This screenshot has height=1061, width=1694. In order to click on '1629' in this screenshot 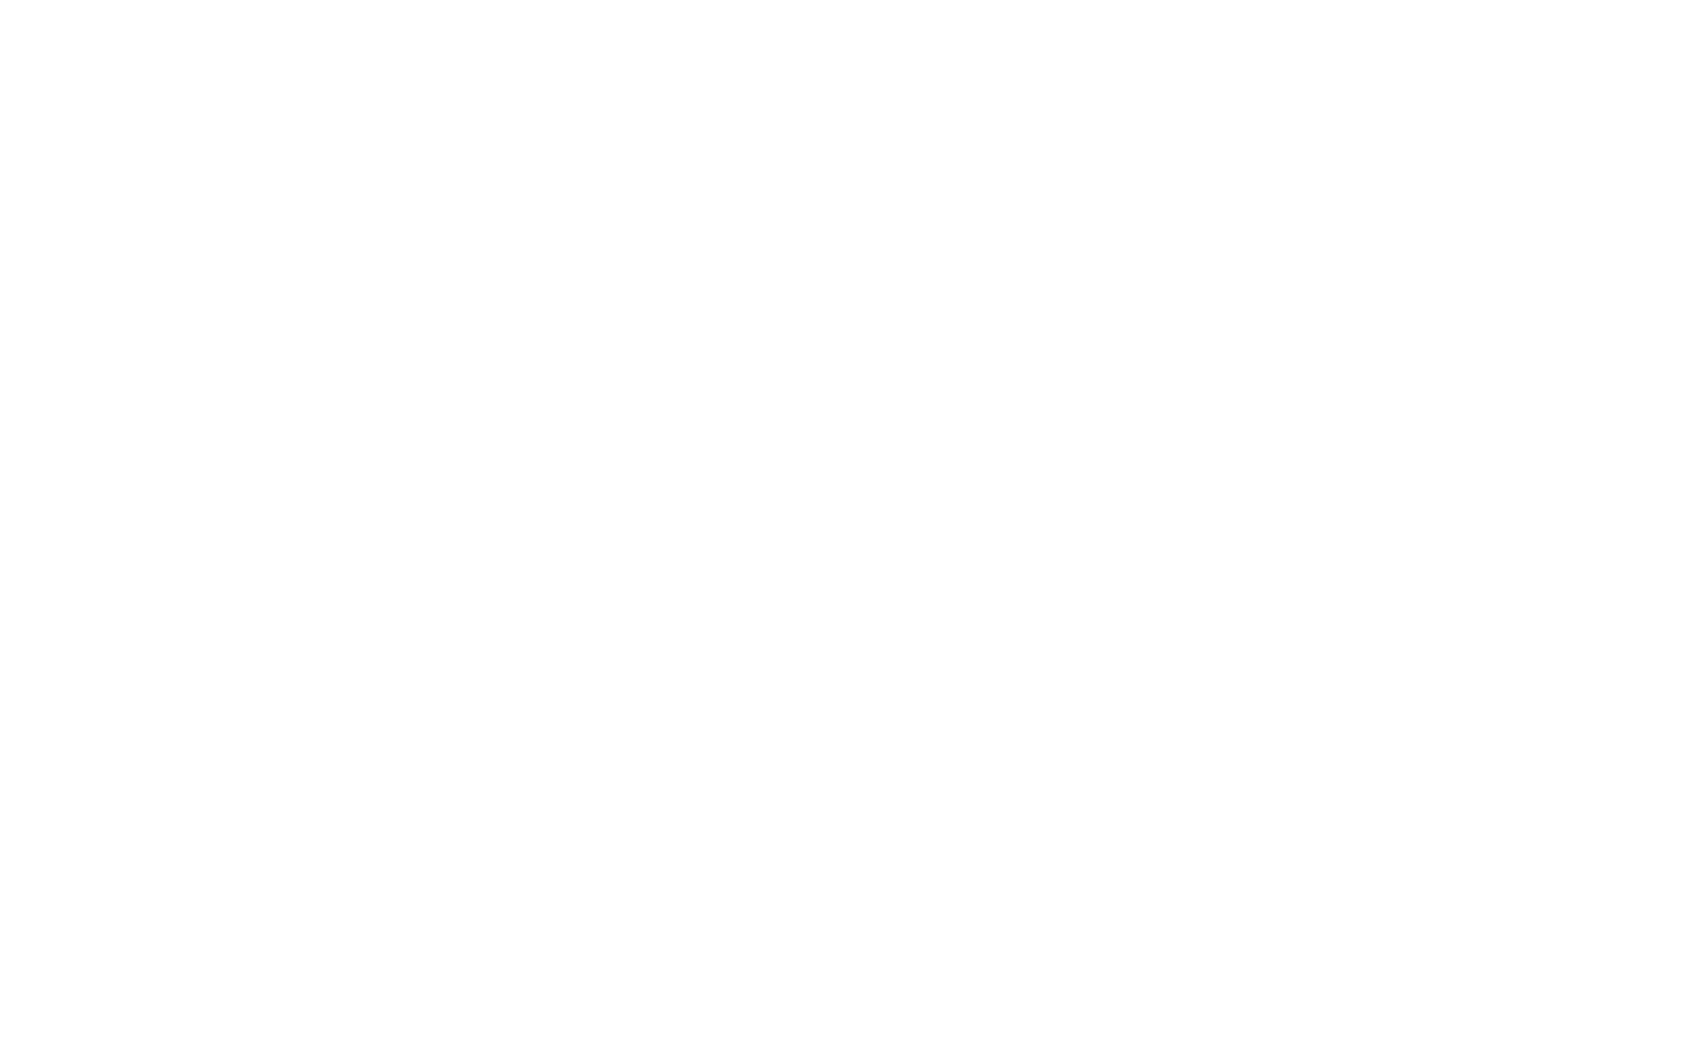, I will do `click(1309, 108)`.